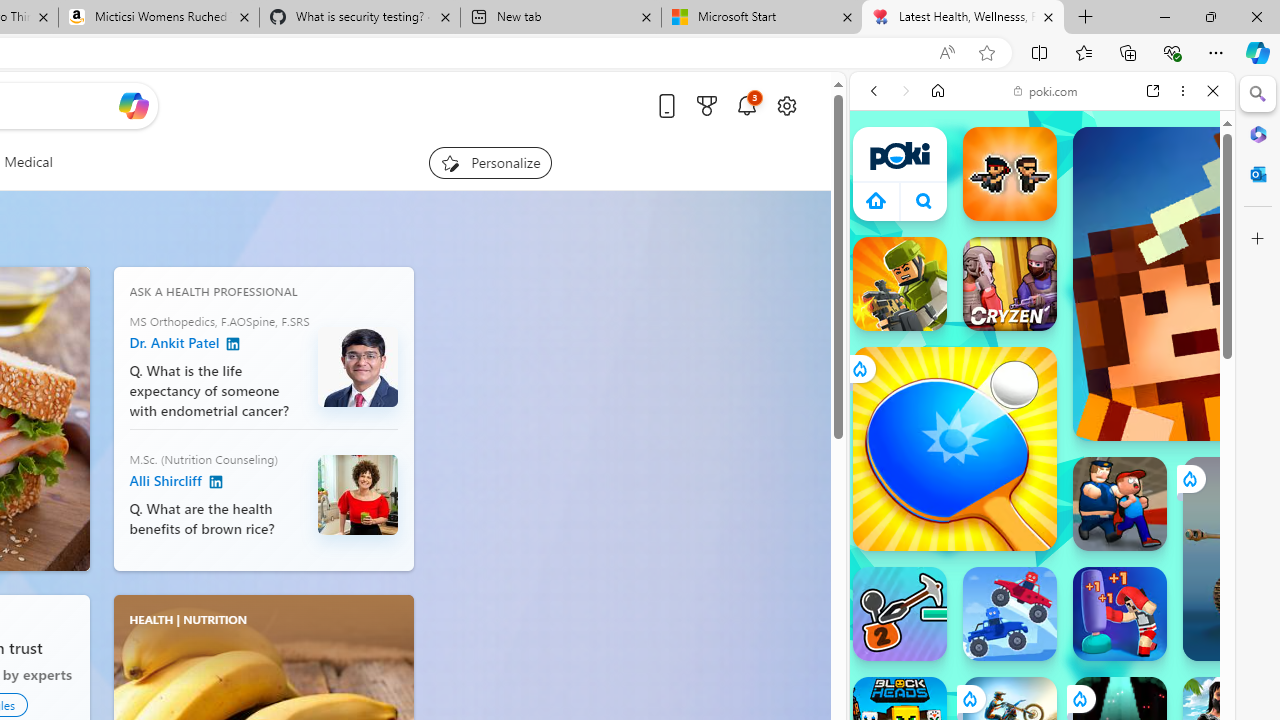 This screenshot has height=720, width=1280. I want to click on 'Punch Legend Simulator Punch Legend Simulator', so click(1120, 613).